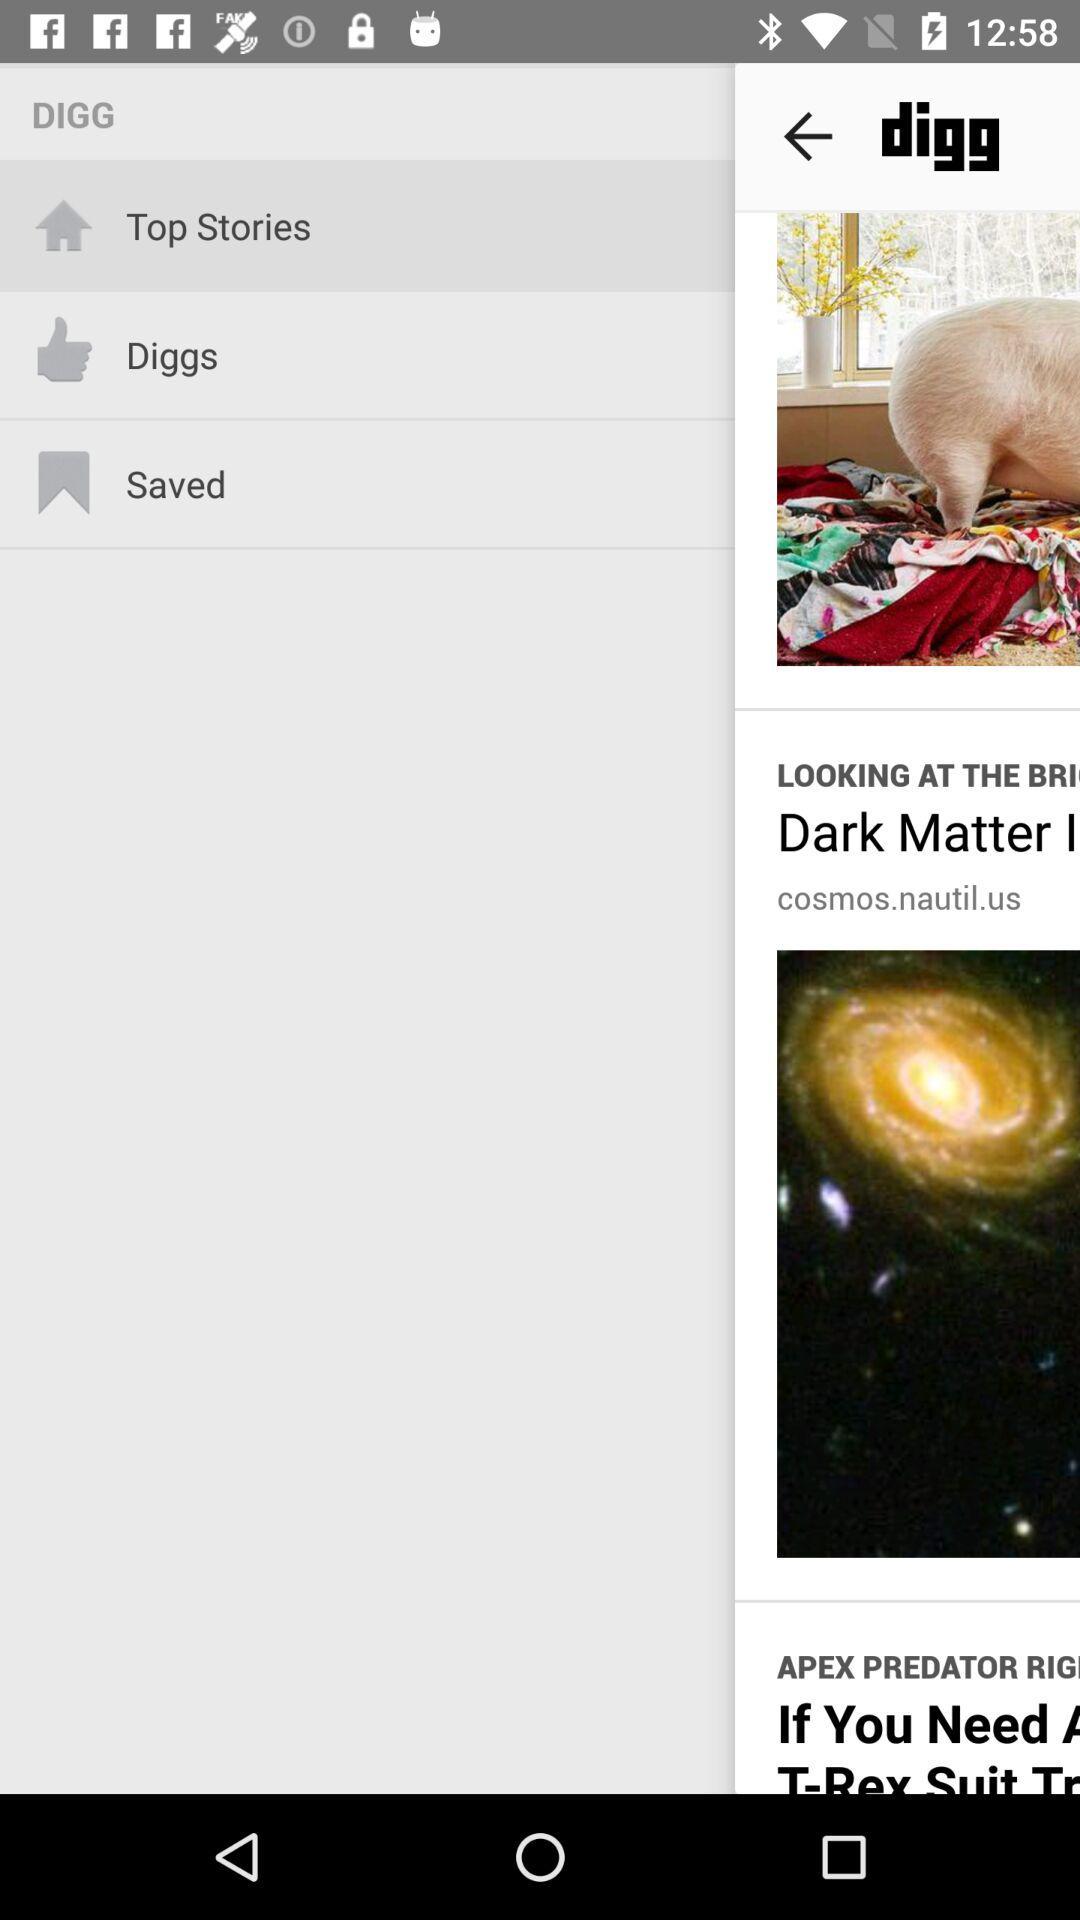 This screenshot has height=1920, width=1080. What do you see at coordinates (898, 896) in the screenshot?
I see `the icon below the dark matter is` at bounding box center [898, 896].